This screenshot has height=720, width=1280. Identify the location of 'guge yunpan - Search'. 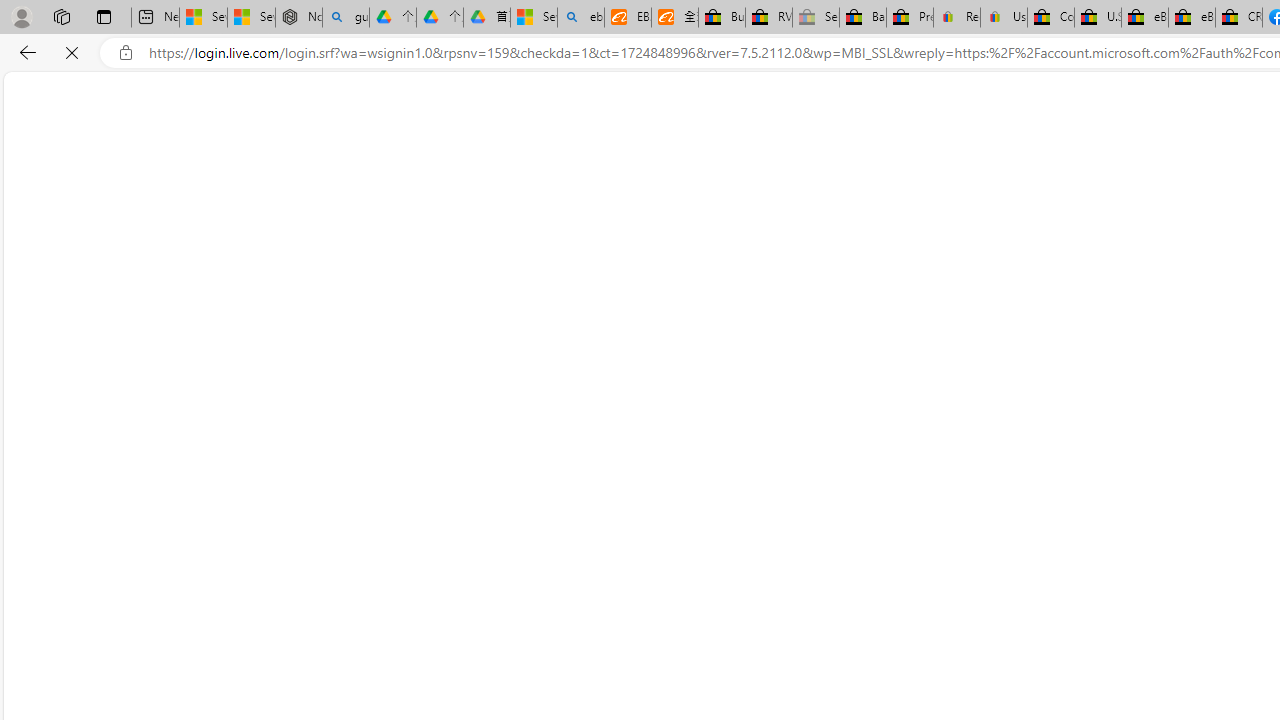
(345, 17).